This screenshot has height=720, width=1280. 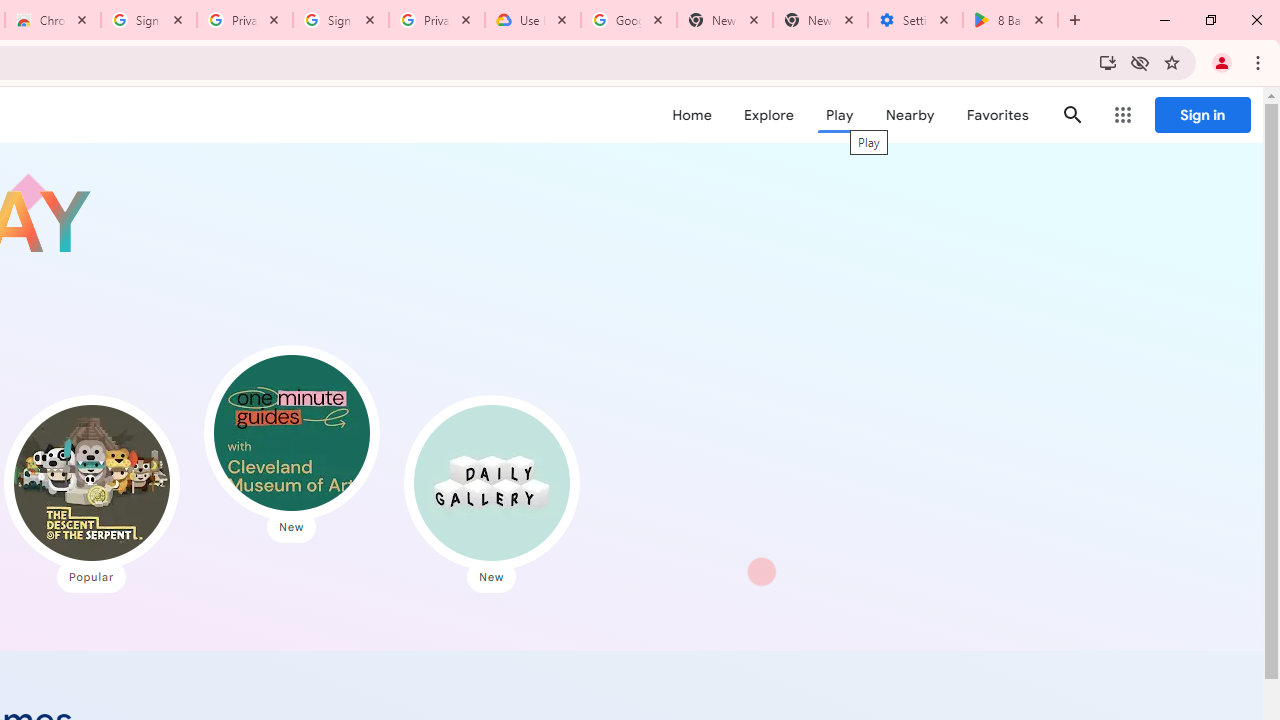 What do you see at coordinates (90, 483) in the screenshot?
I see `'The Descent of the Serpent'` at bounding box center [90, 483].